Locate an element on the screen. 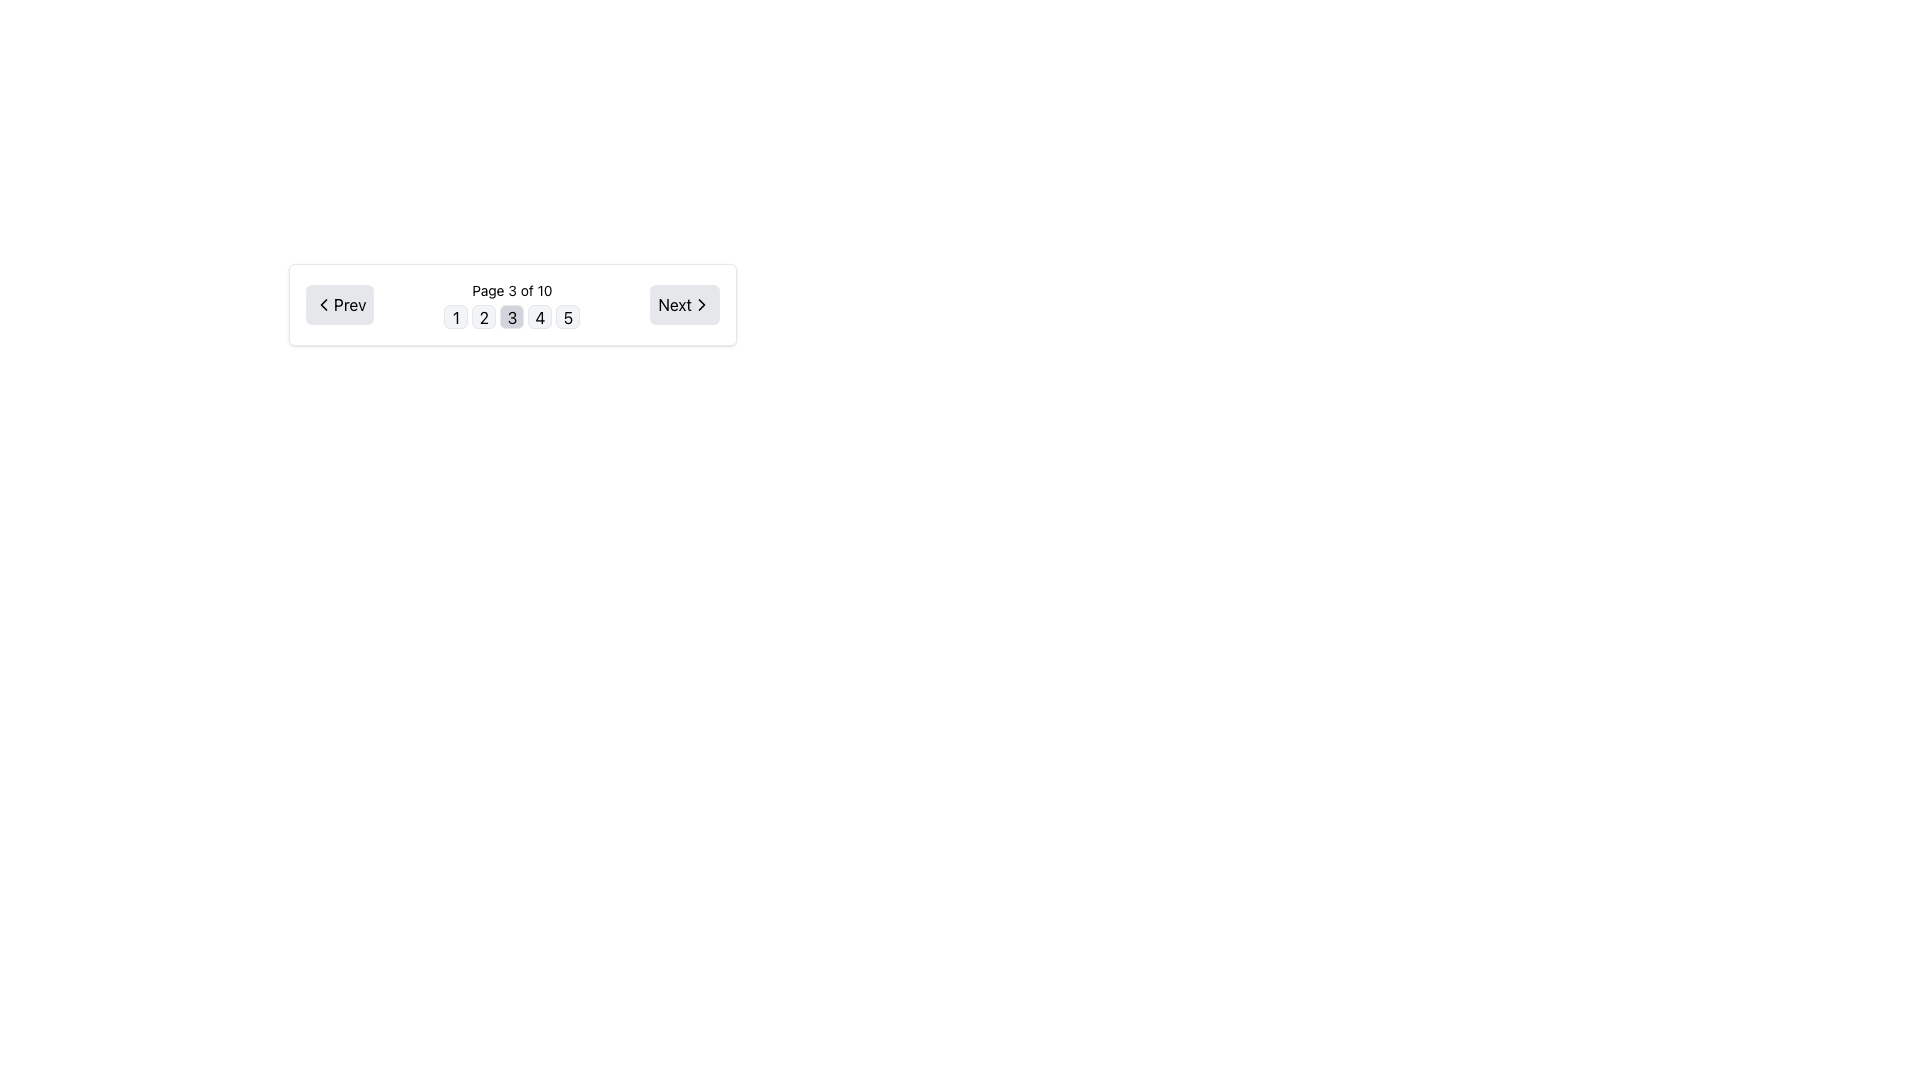  the pagination button labeled '4' is located at coordinates (540, 315).